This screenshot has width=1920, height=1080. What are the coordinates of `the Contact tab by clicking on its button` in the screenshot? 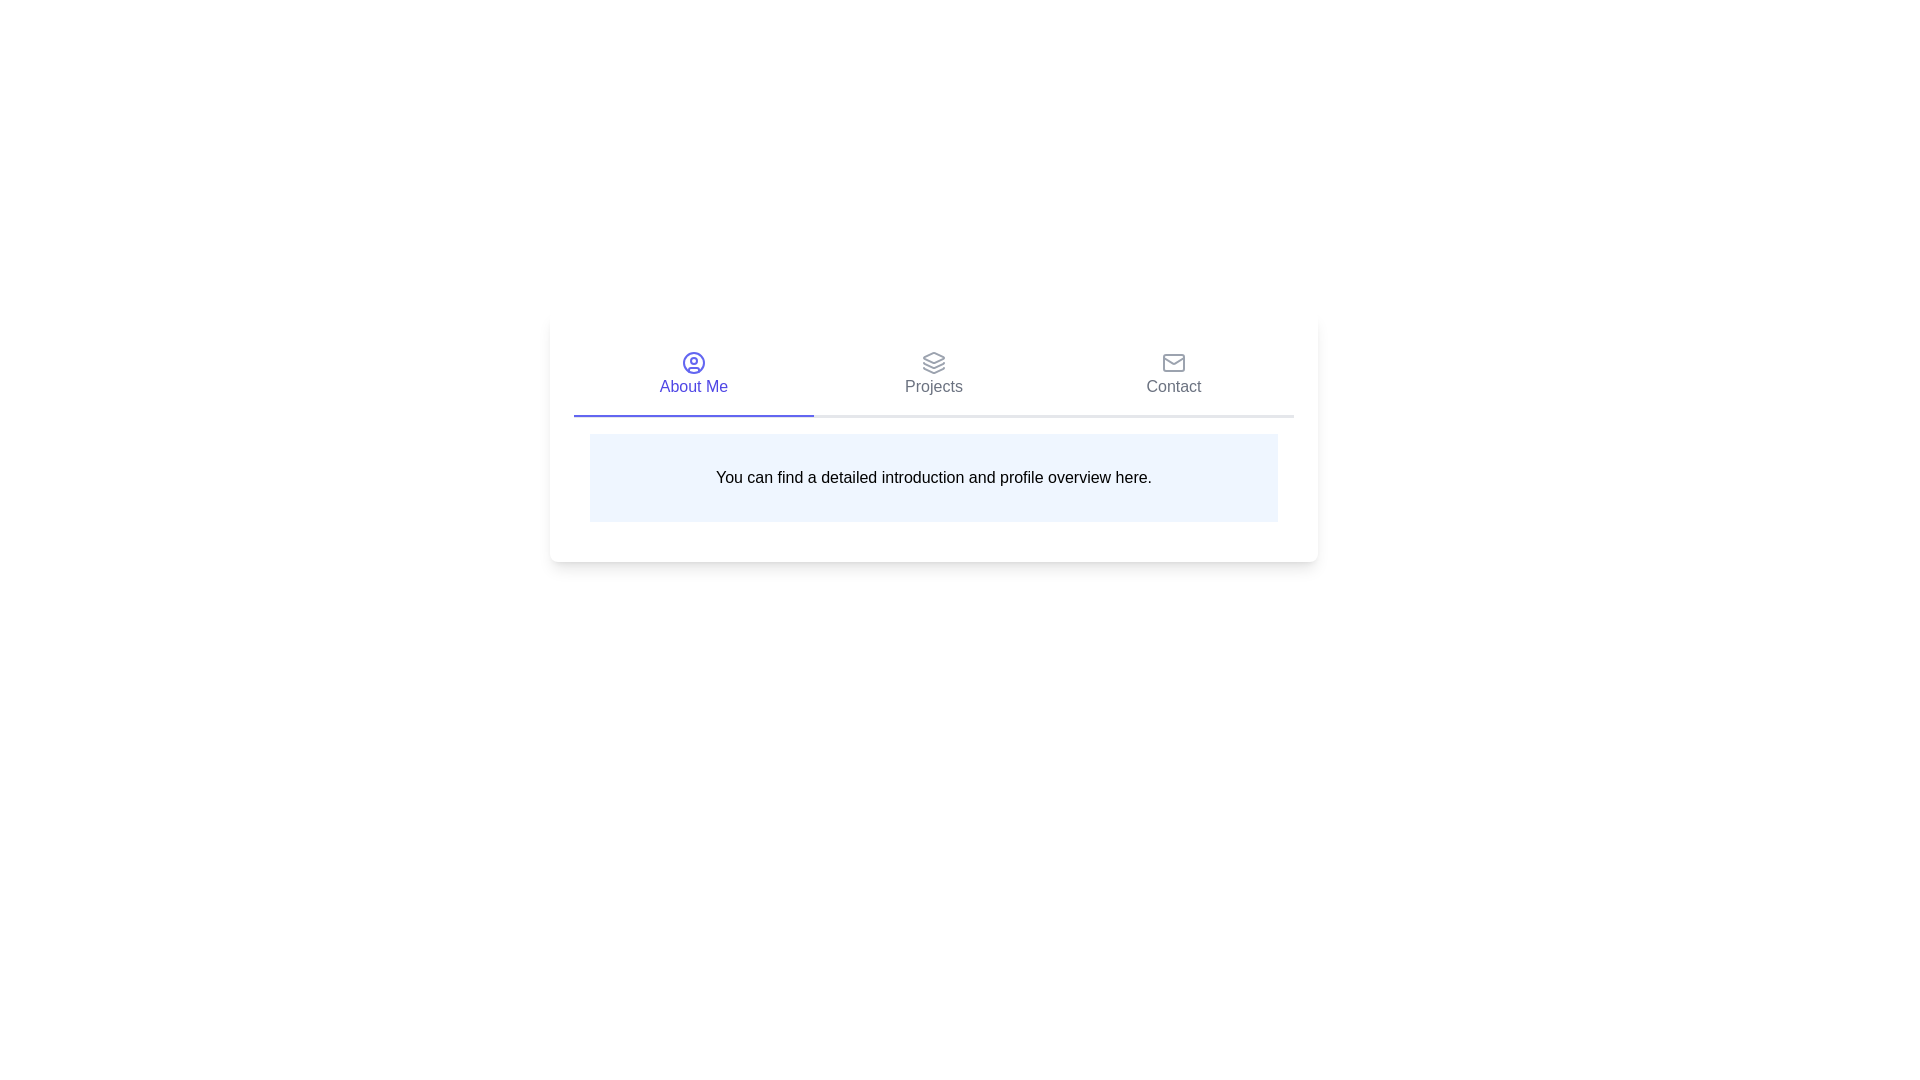 It's located at (1174, 375).